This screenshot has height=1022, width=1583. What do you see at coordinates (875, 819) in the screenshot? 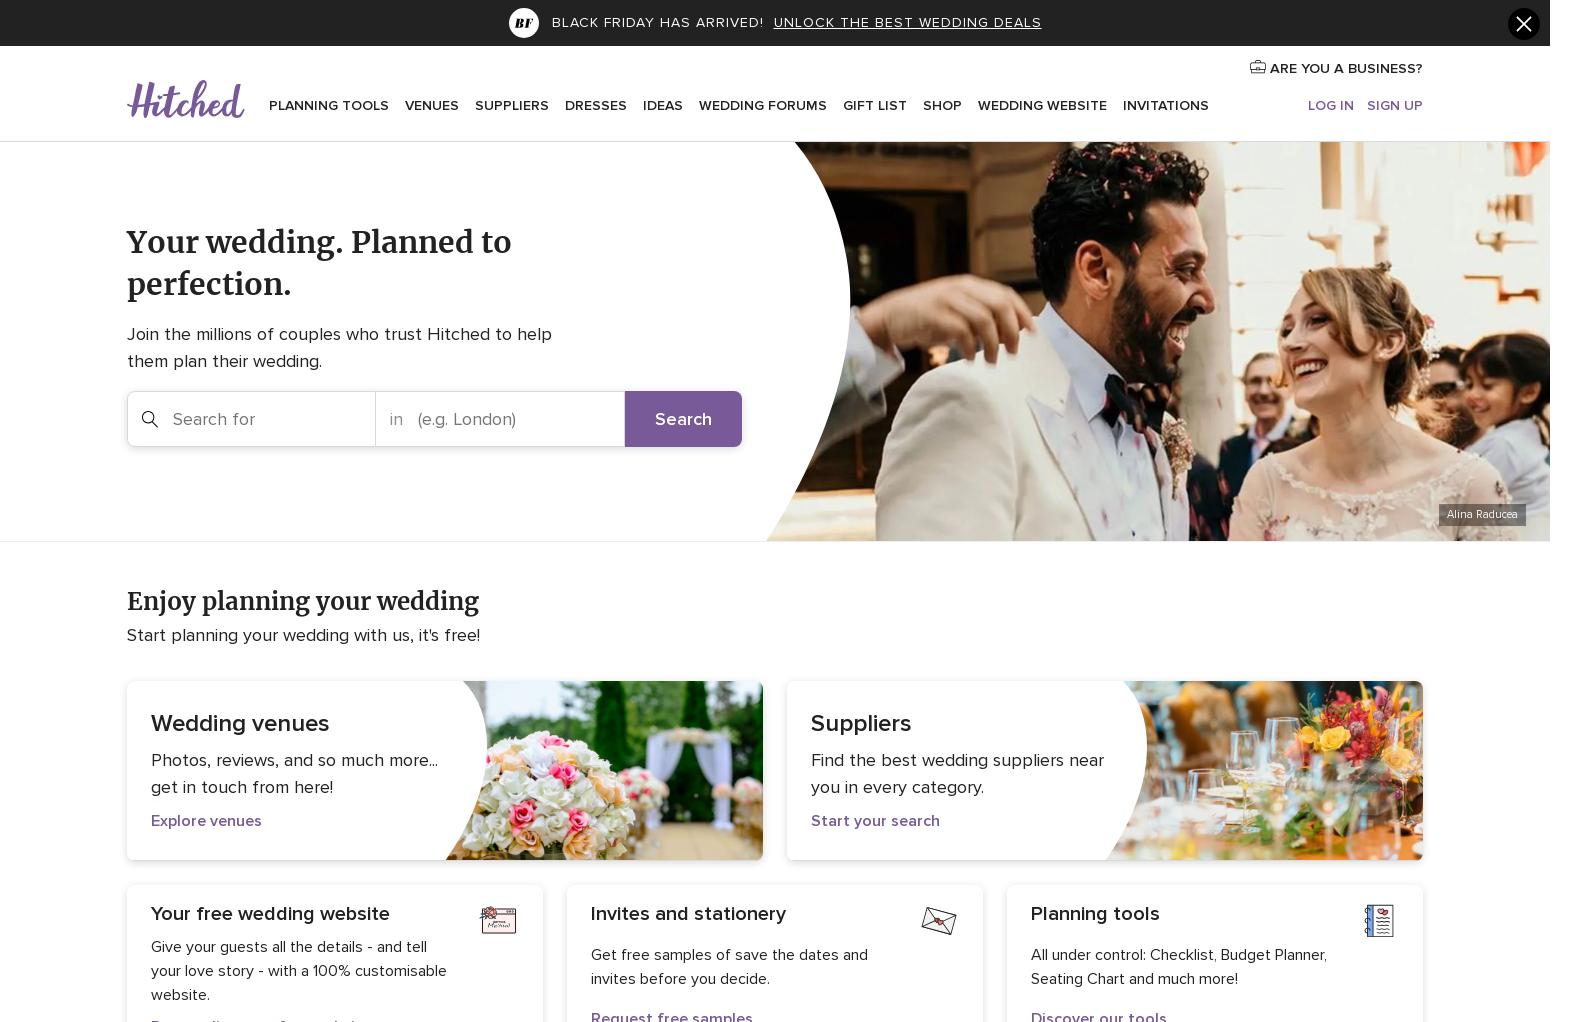
I see `'Start your search'` at bounding box center [875, 819].